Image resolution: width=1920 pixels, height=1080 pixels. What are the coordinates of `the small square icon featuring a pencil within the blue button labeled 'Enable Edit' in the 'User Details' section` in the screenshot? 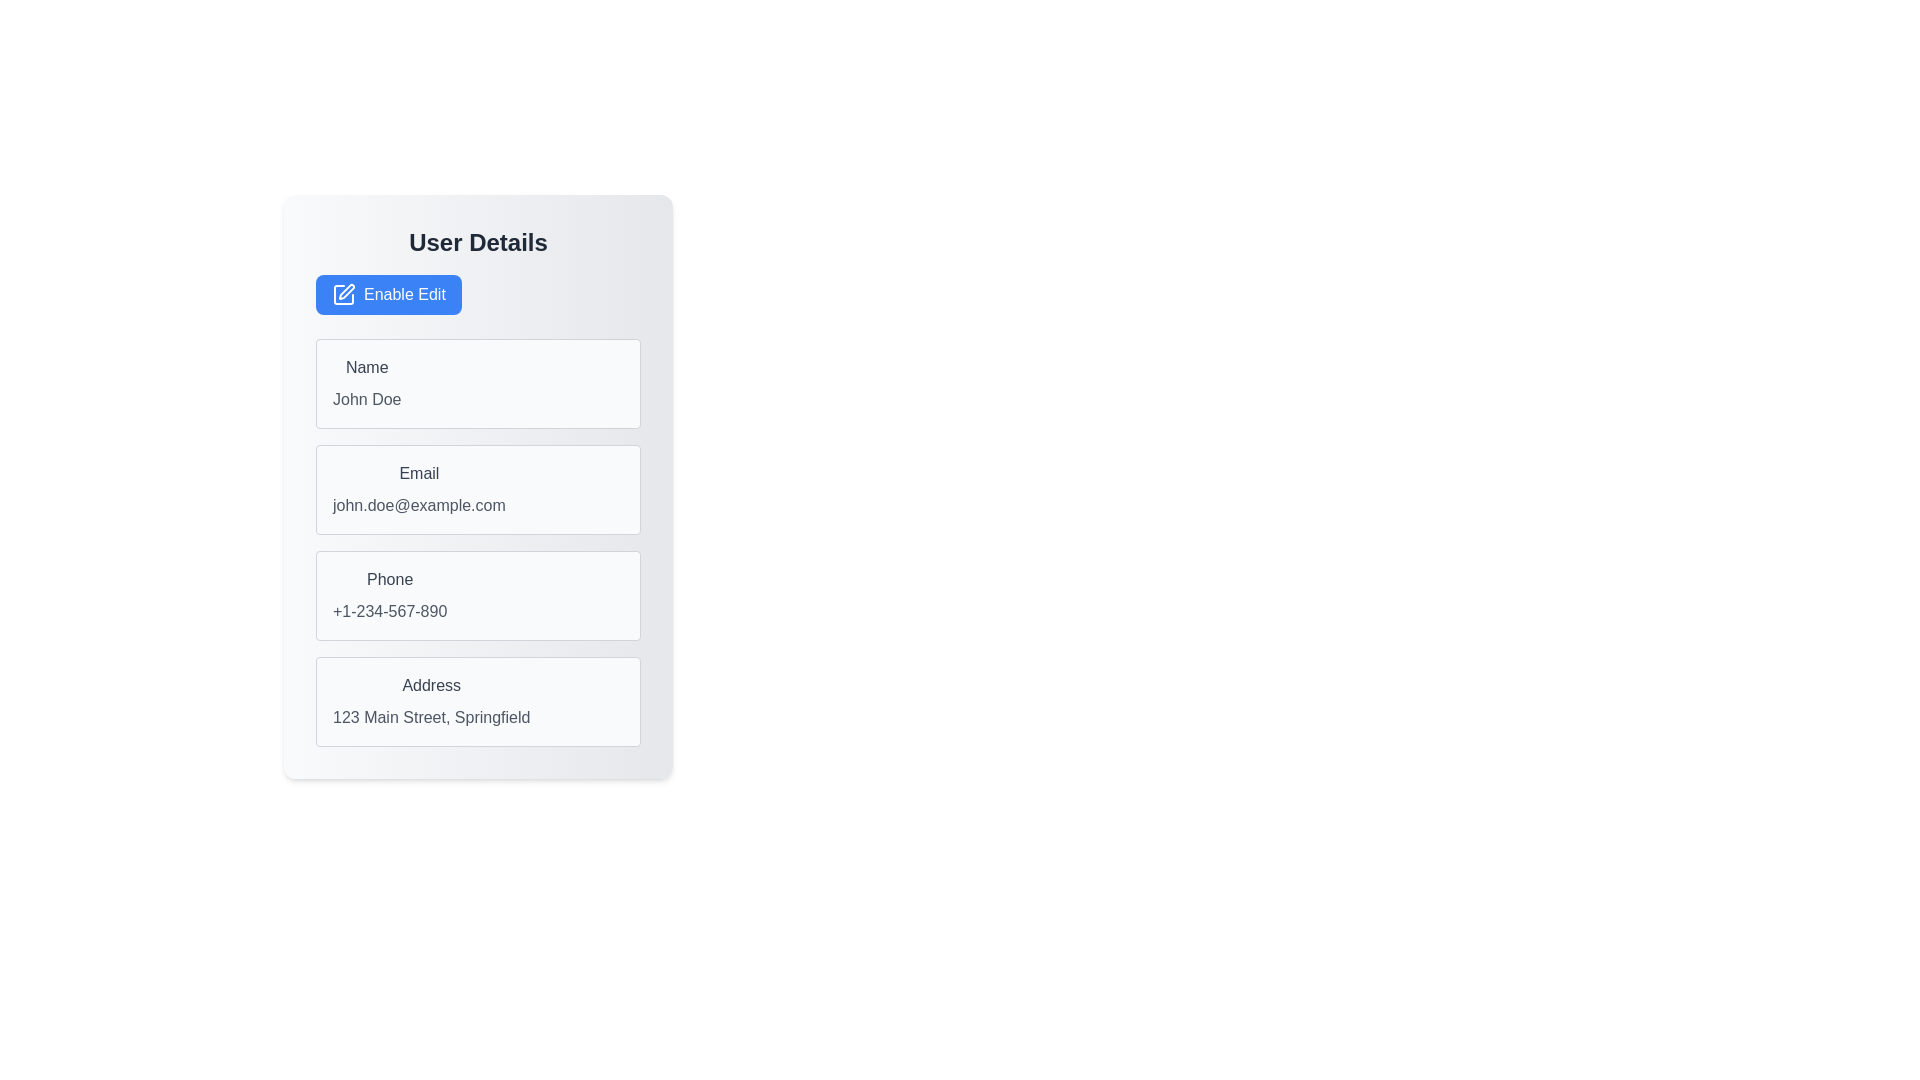 It's located at (344, 294).